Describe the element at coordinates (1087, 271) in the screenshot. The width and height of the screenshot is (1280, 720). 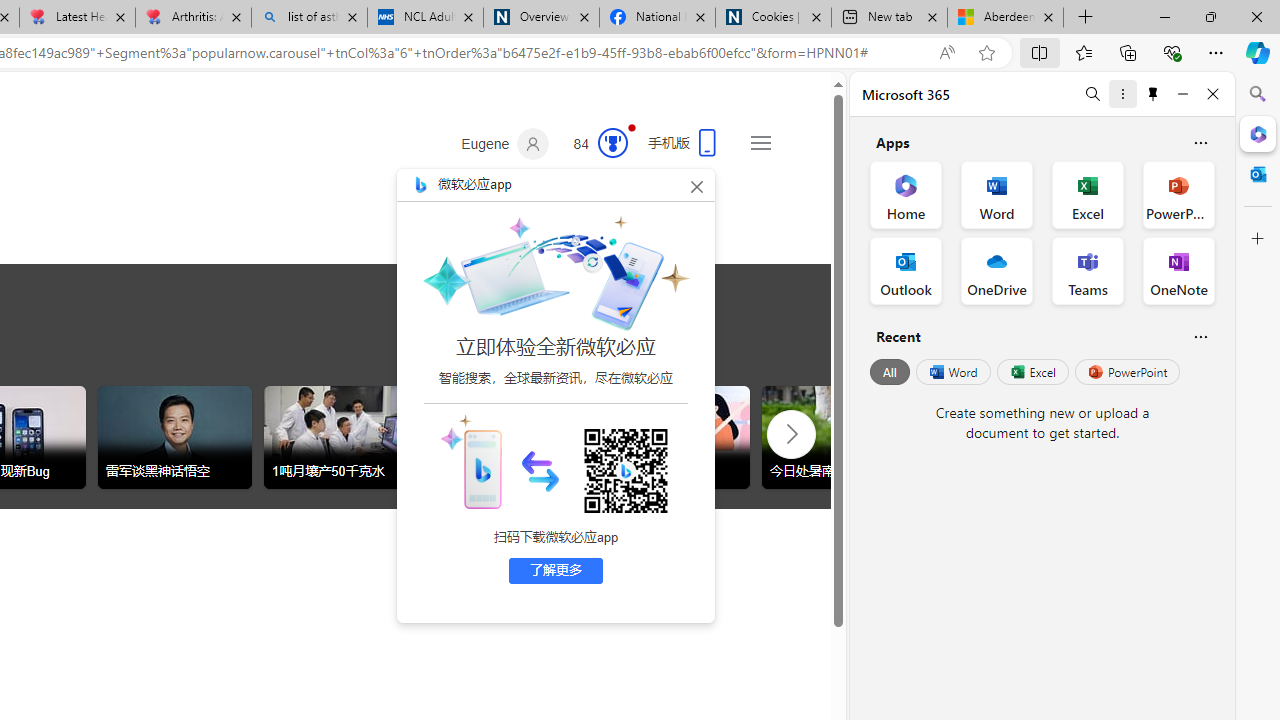
I see `'Teams Office App'` at that location.